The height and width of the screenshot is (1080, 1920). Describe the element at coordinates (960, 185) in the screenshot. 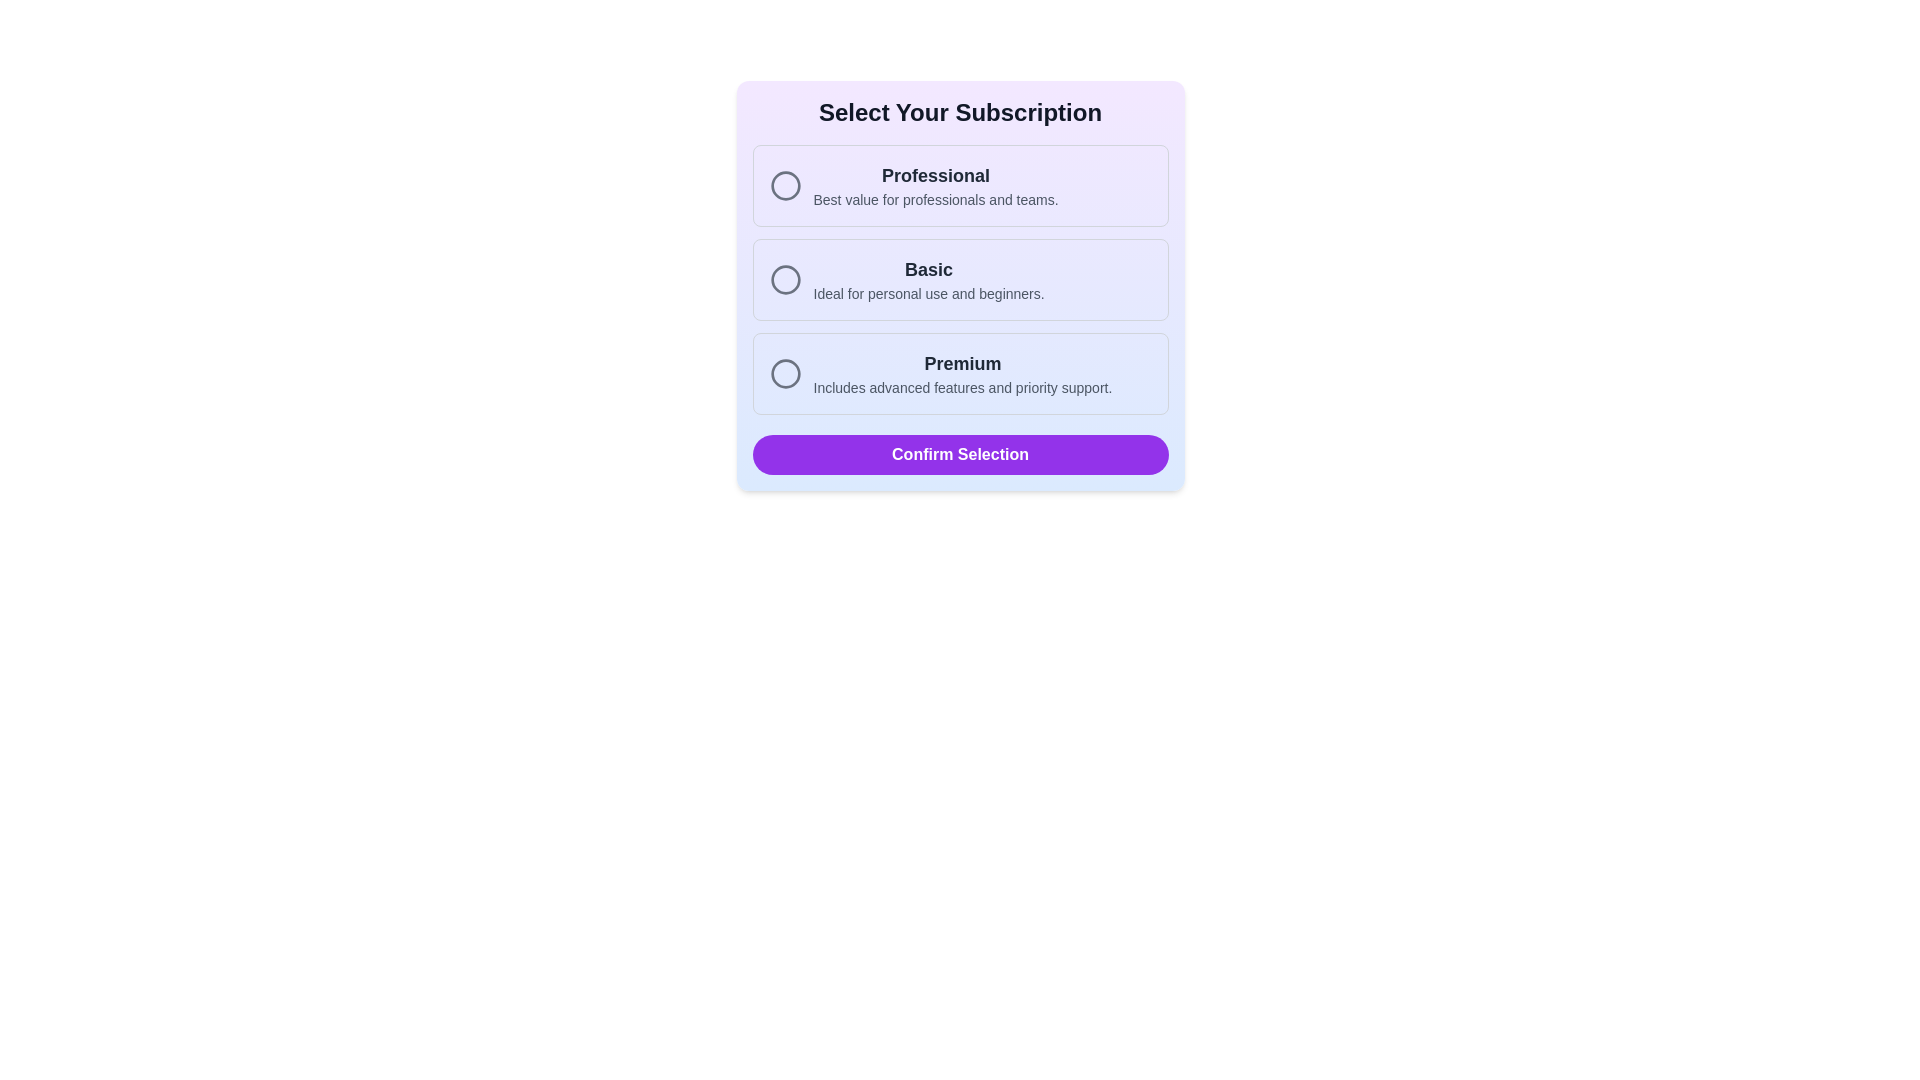

I see `to select the 'Professional' subscription plan option, which is the first radio button in a vertically arranged list on the subscription selection card` at that location.